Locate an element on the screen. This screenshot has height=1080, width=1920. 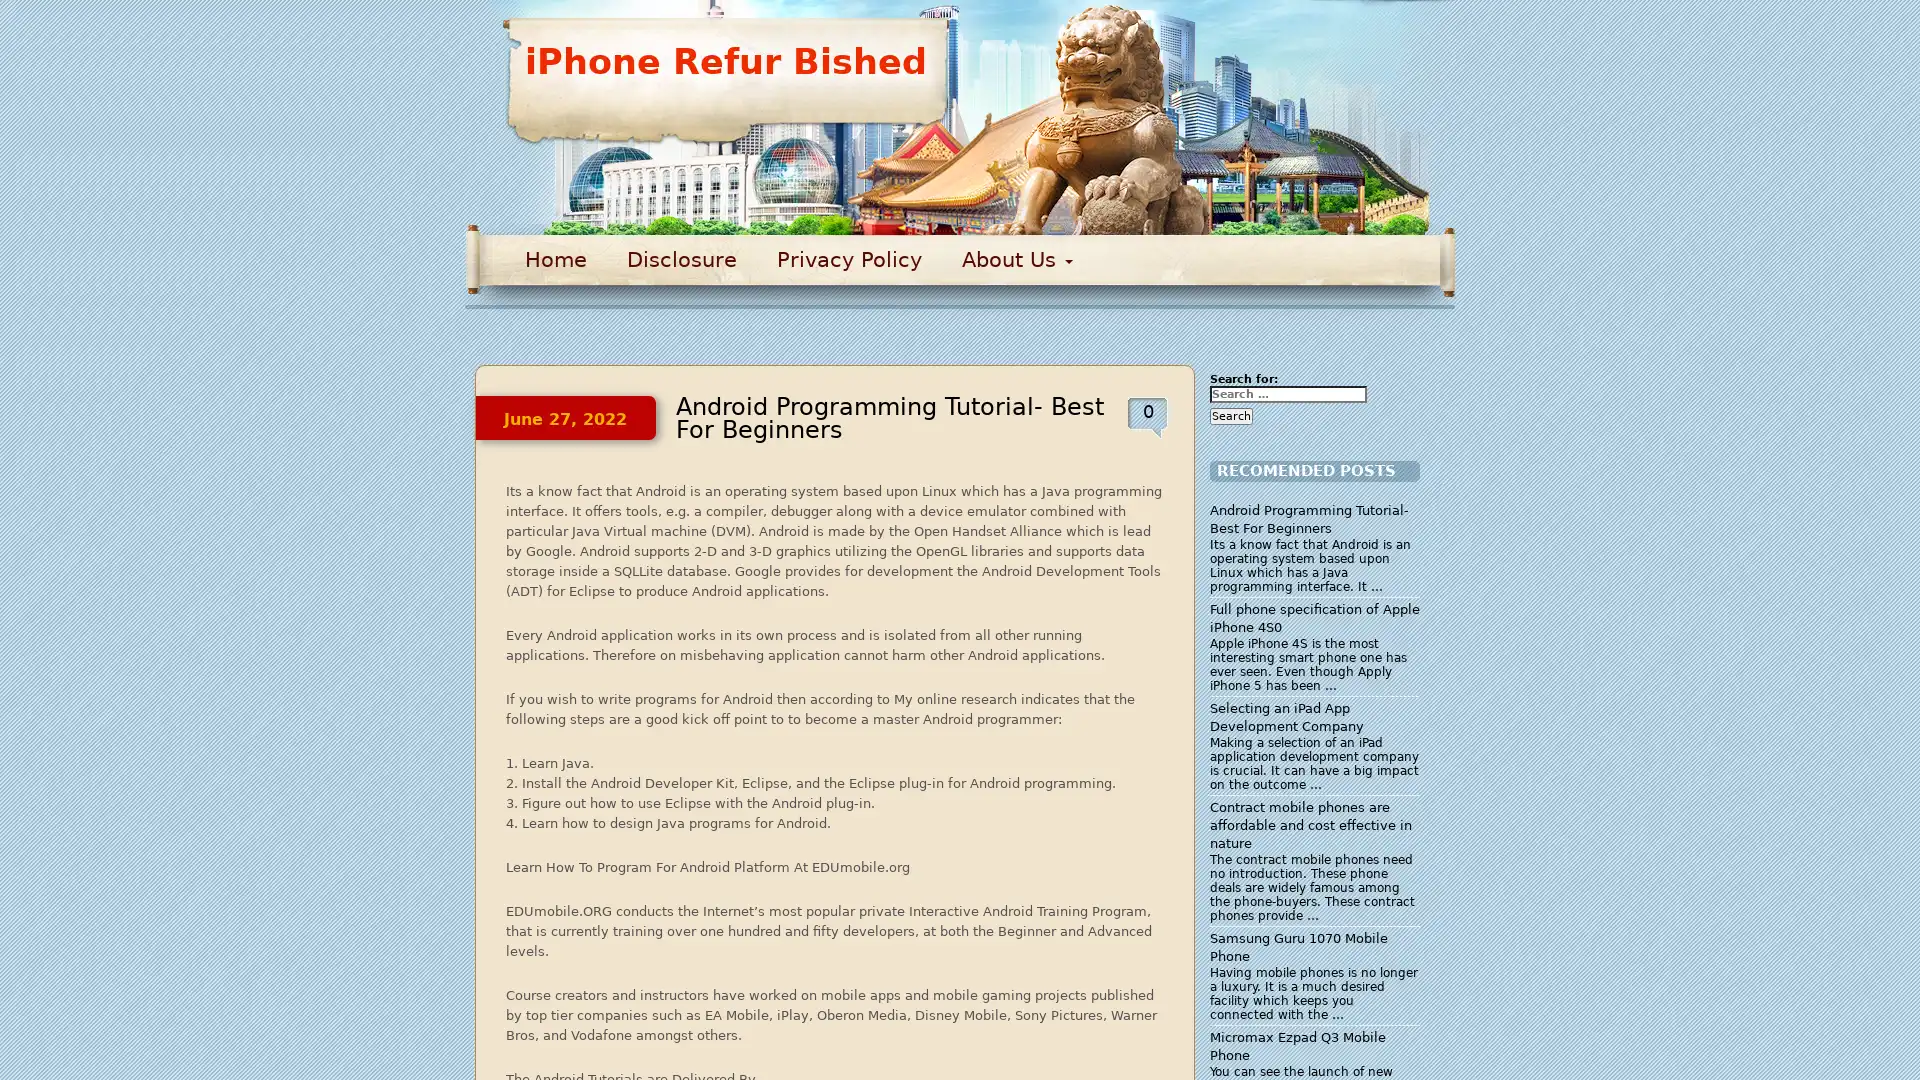
Search is located at coordinates (1230, 415).